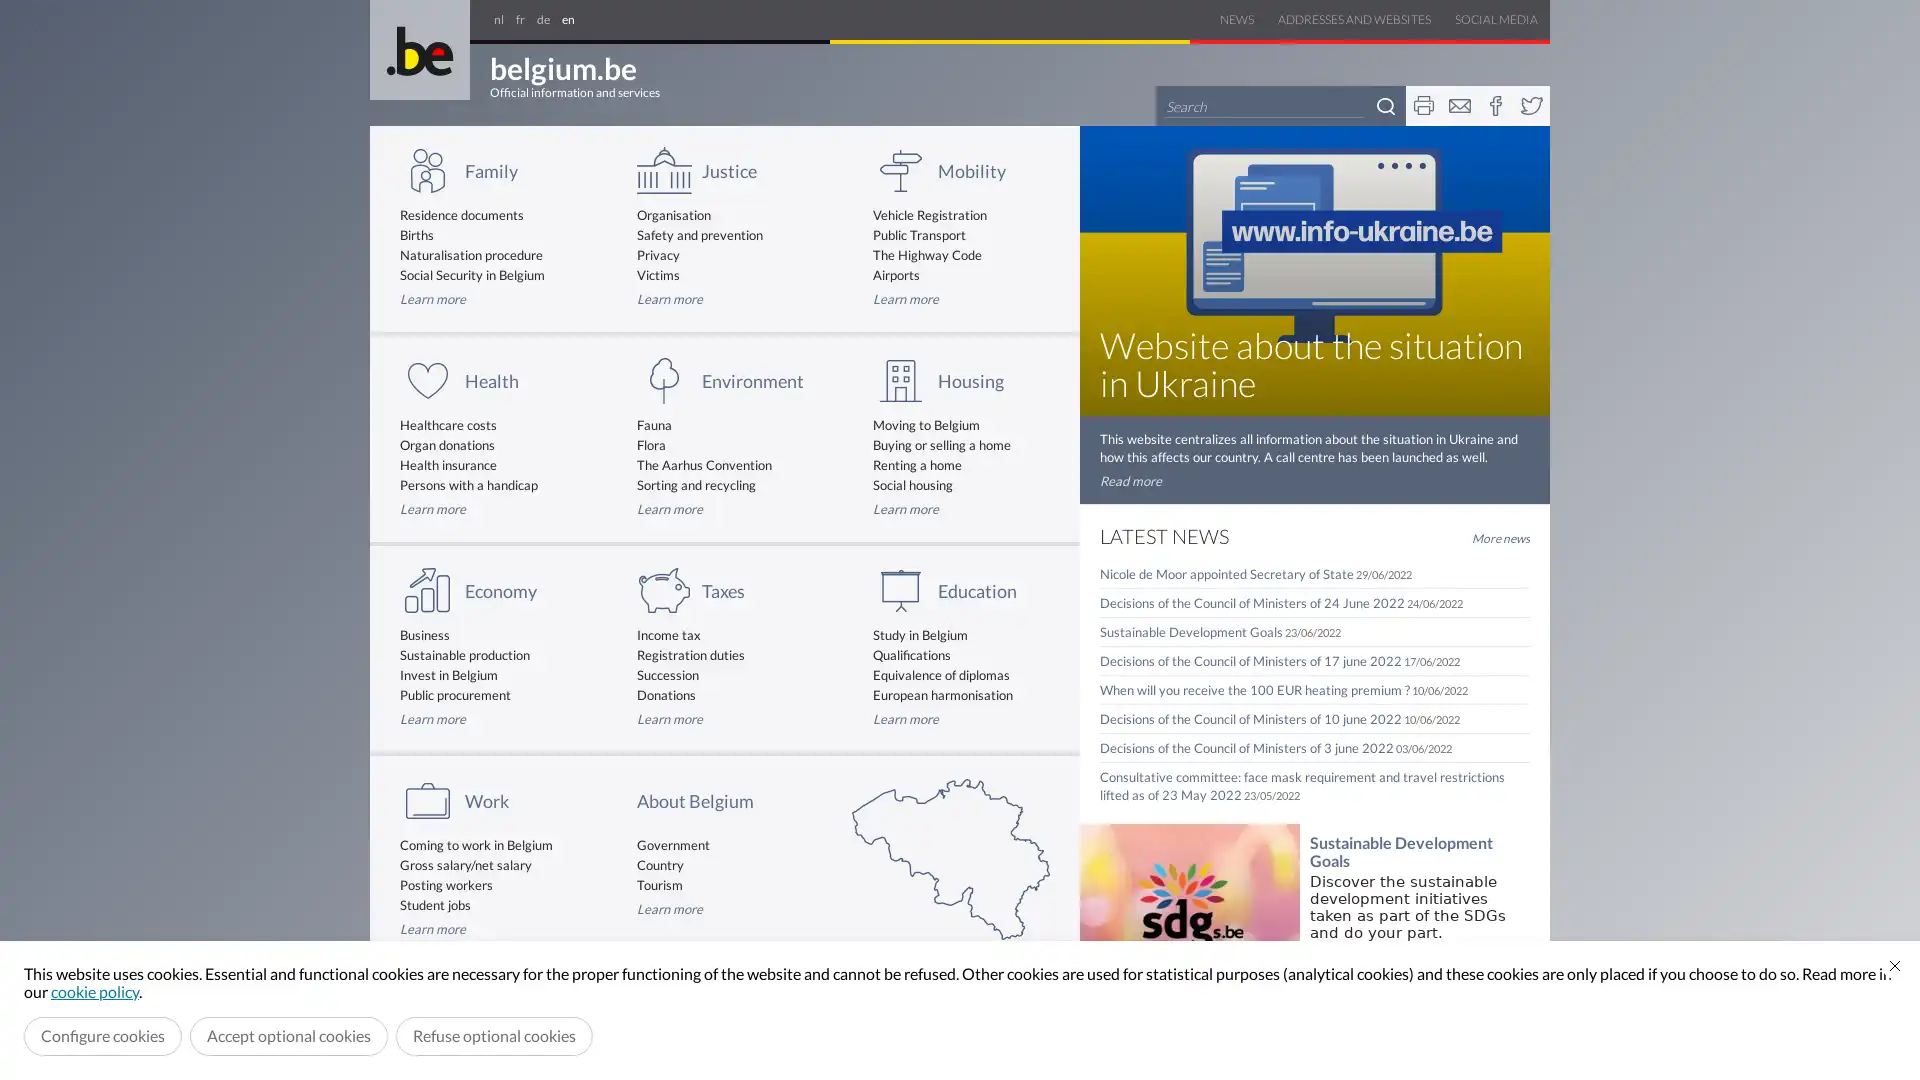 The height and width of the screenshot is (1080, 1920). What do you see at coordinates (494, 1035) in the screenshot?
I see `Refuse optional cookies` at bounding box center [494, 1035].